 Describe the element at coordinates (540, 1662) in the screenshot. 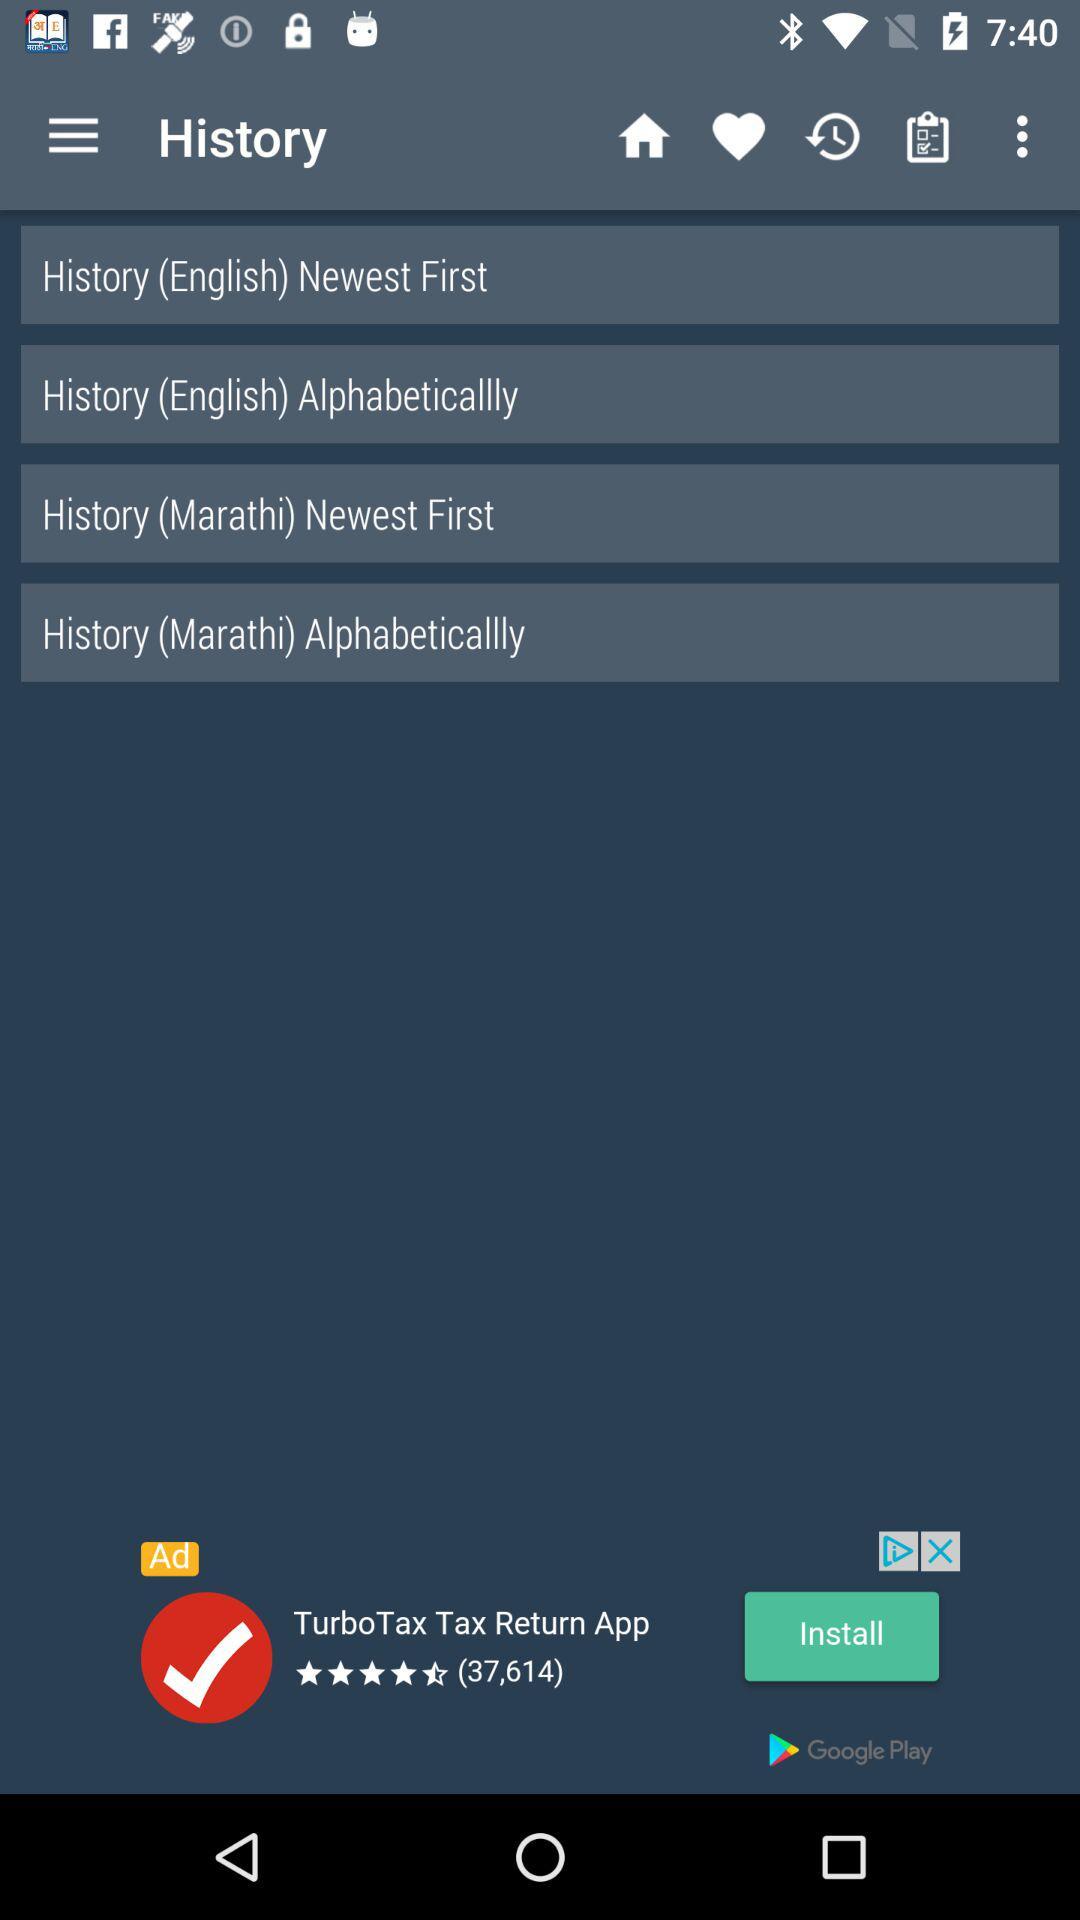

I see `turbotax add` at that location.